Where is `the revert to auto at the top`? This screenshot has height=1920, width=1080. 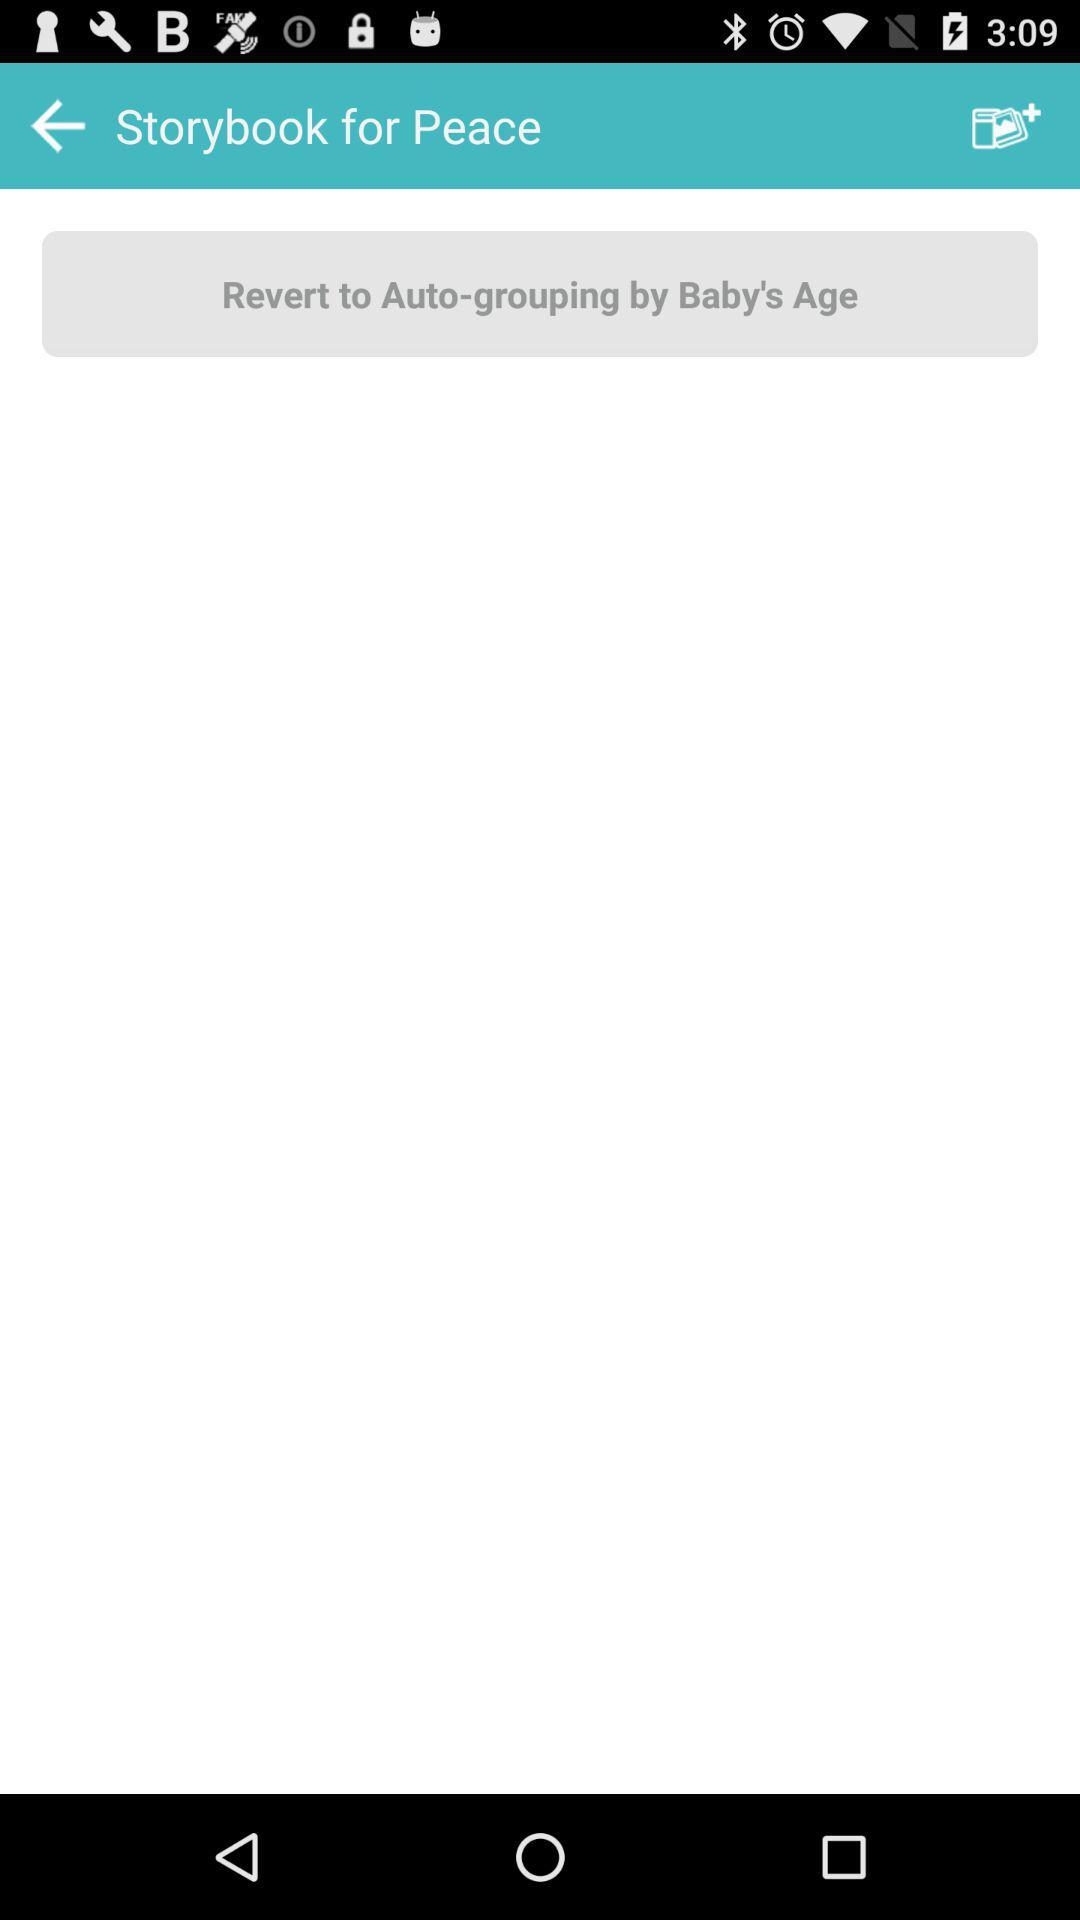 the revert to auto at the top is located at coordinates (540, 292).